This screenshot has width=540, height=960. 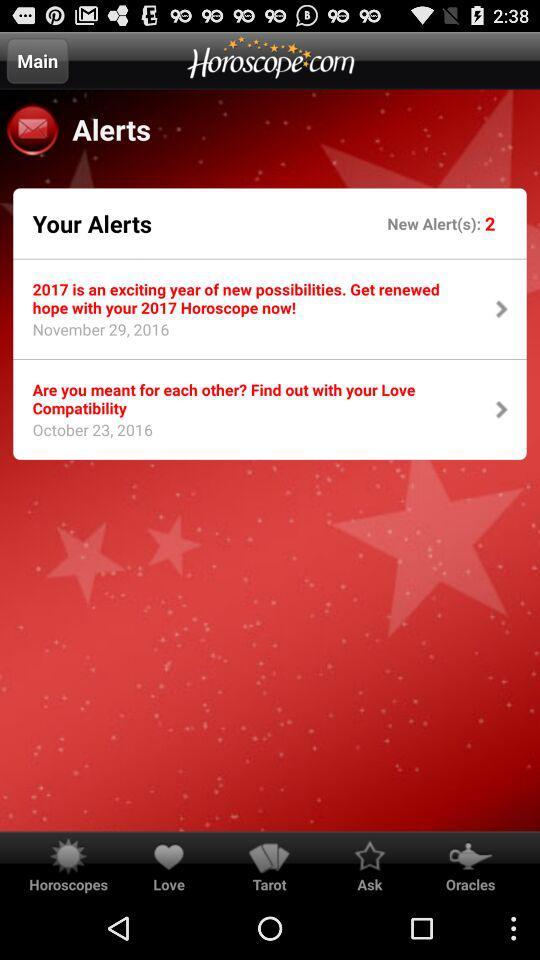 I want to click on your alerts icon, so click(x=91, y=223).